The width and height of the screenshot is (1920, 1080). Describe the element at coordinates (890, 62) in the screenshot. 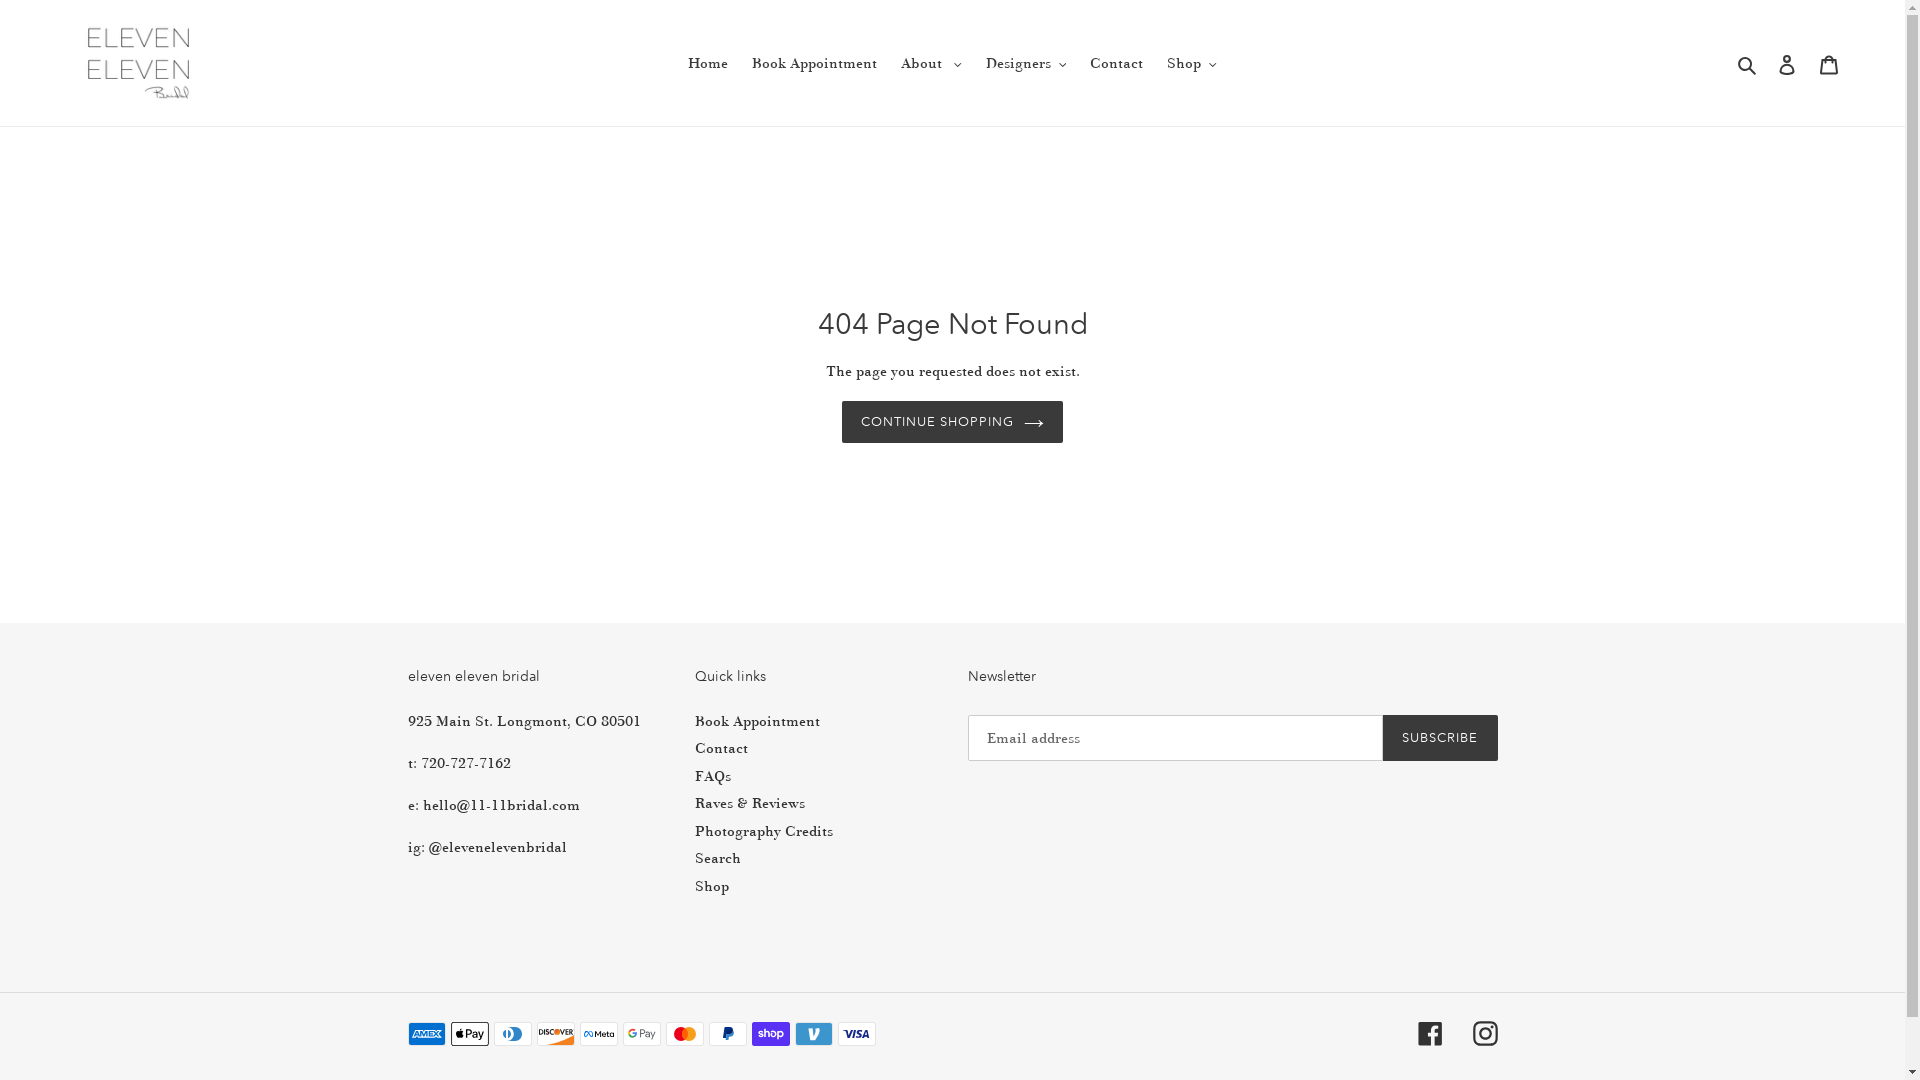

I see `'About'` at that location.